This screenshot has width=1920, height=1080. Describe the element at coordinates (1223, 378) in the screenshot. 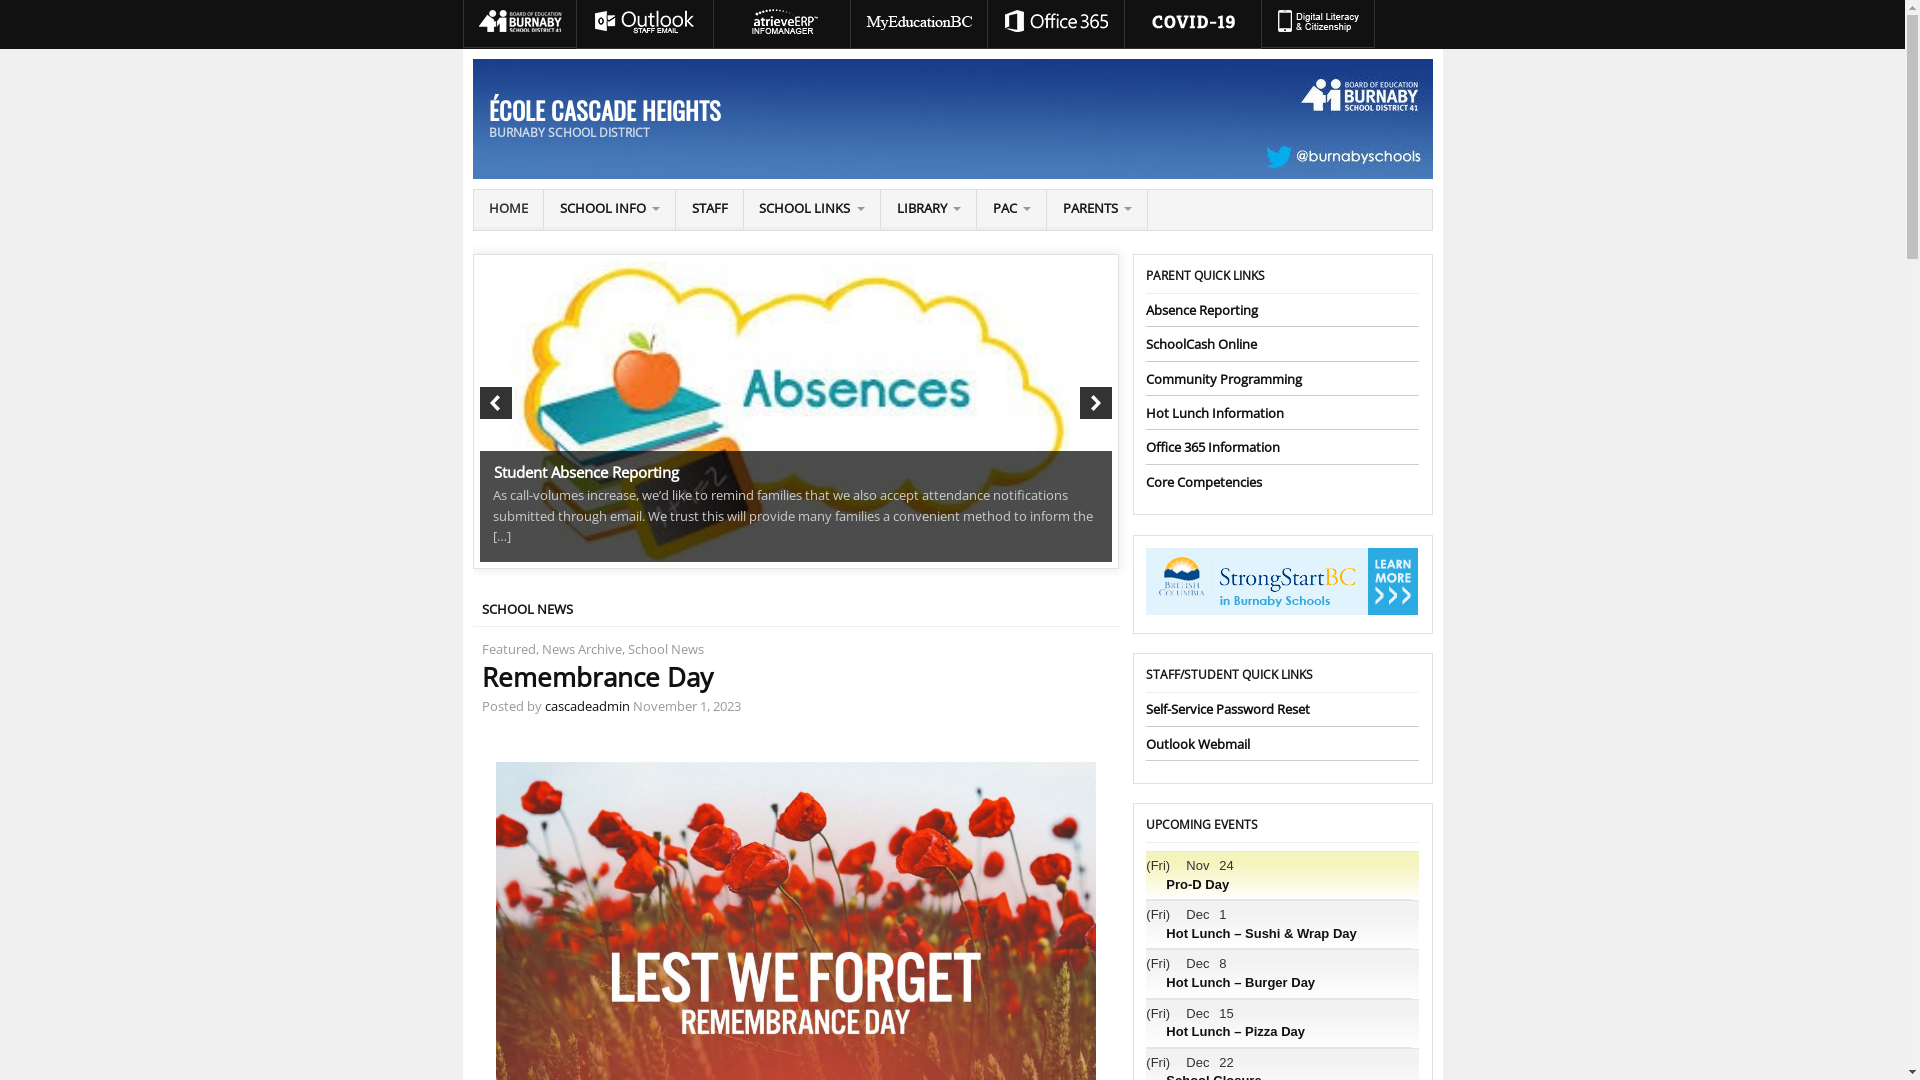

I see `'Community Programming'` at that location.